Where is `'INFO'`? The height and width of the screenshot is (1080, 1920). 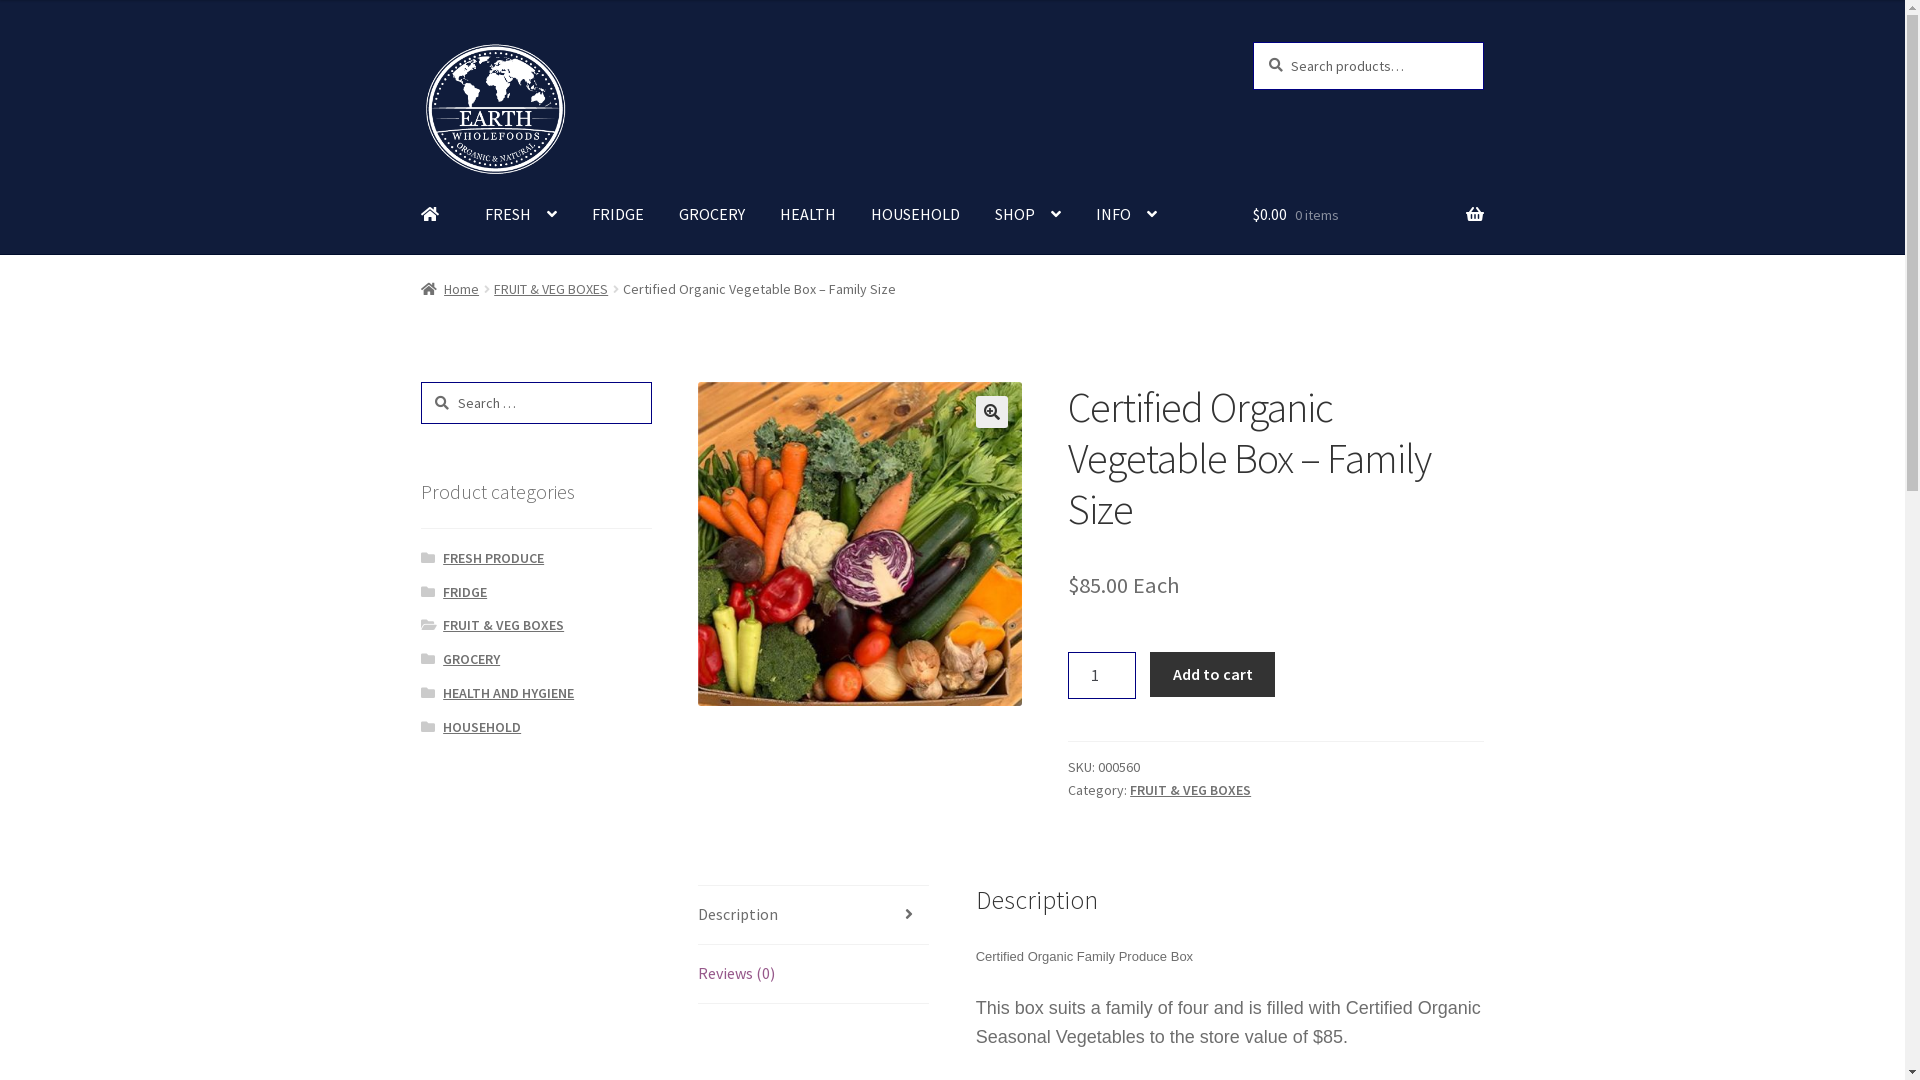
'INFO' is located at coordinates (1126, 216).